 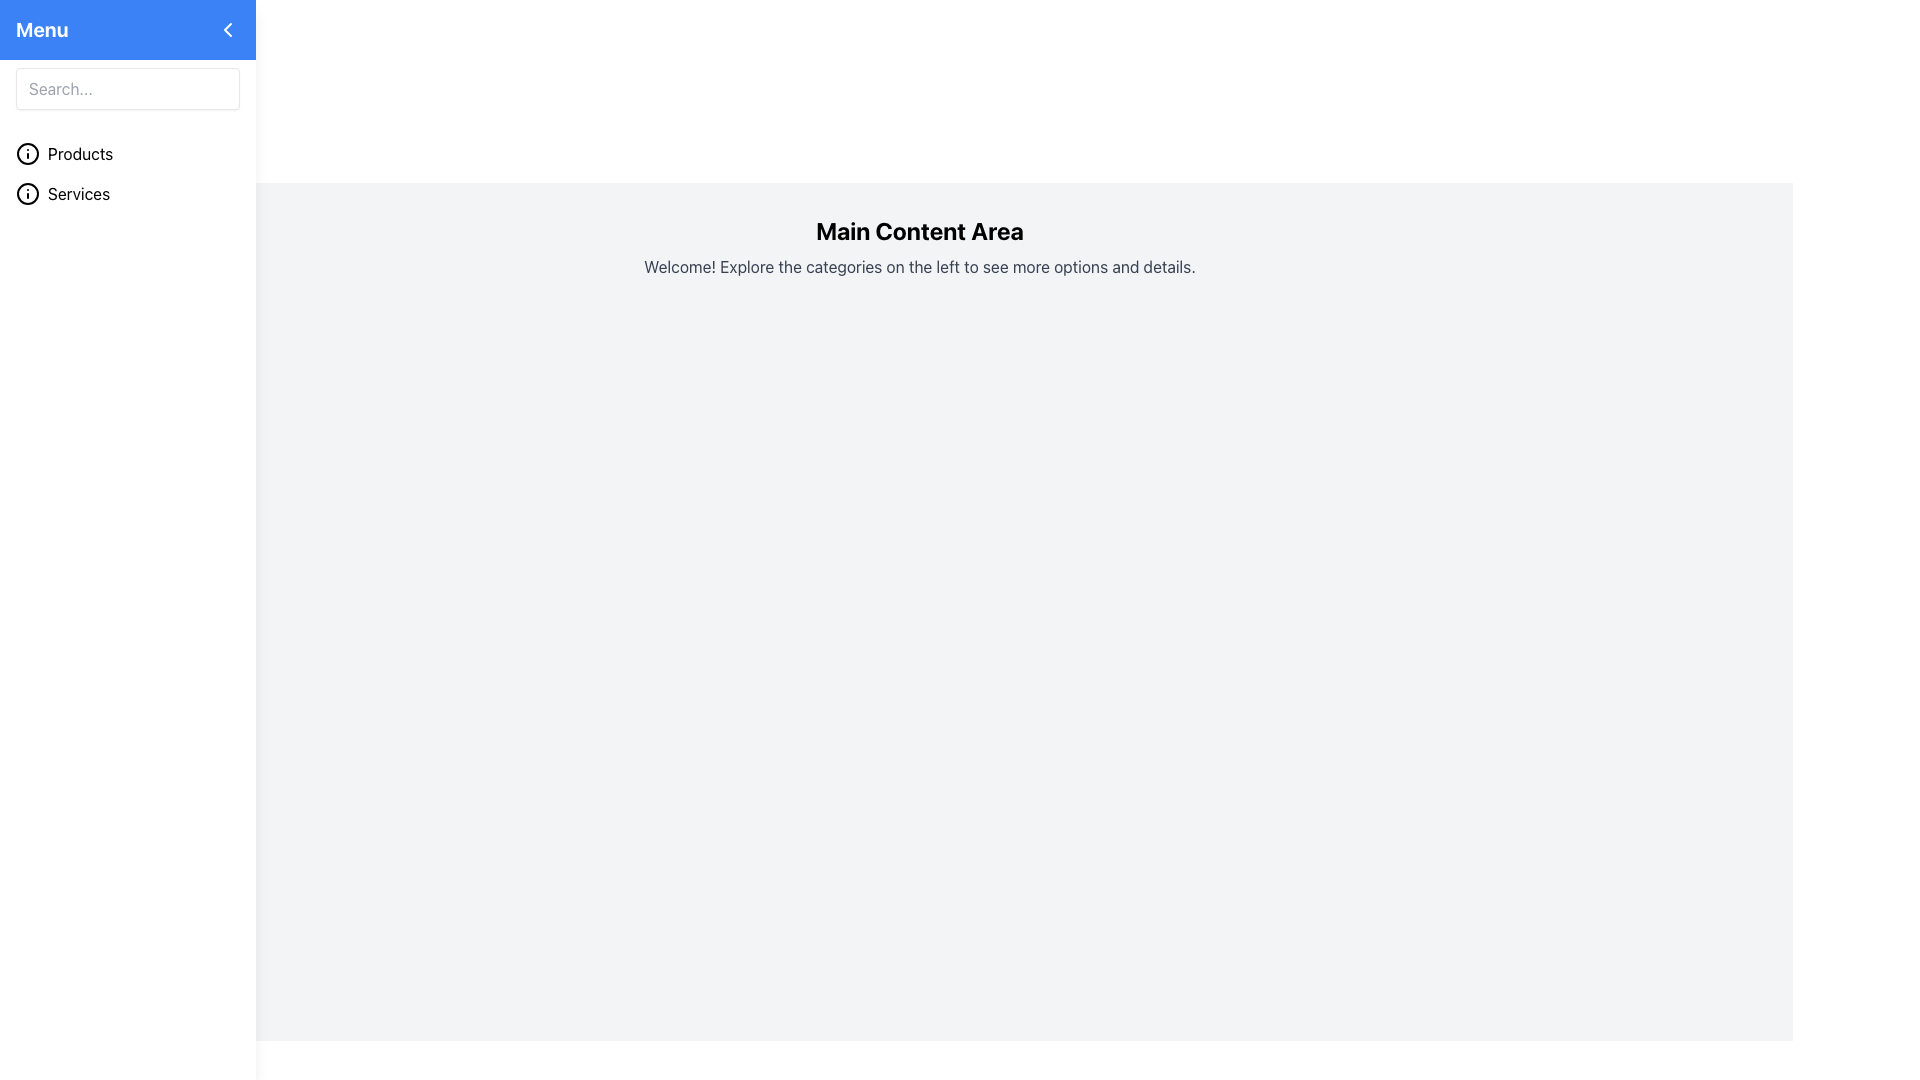 I want to click on the Text Label that serves as a title or heading for the navigation menu, positioned at the top of the sidebar, so click(x=42, y=30).